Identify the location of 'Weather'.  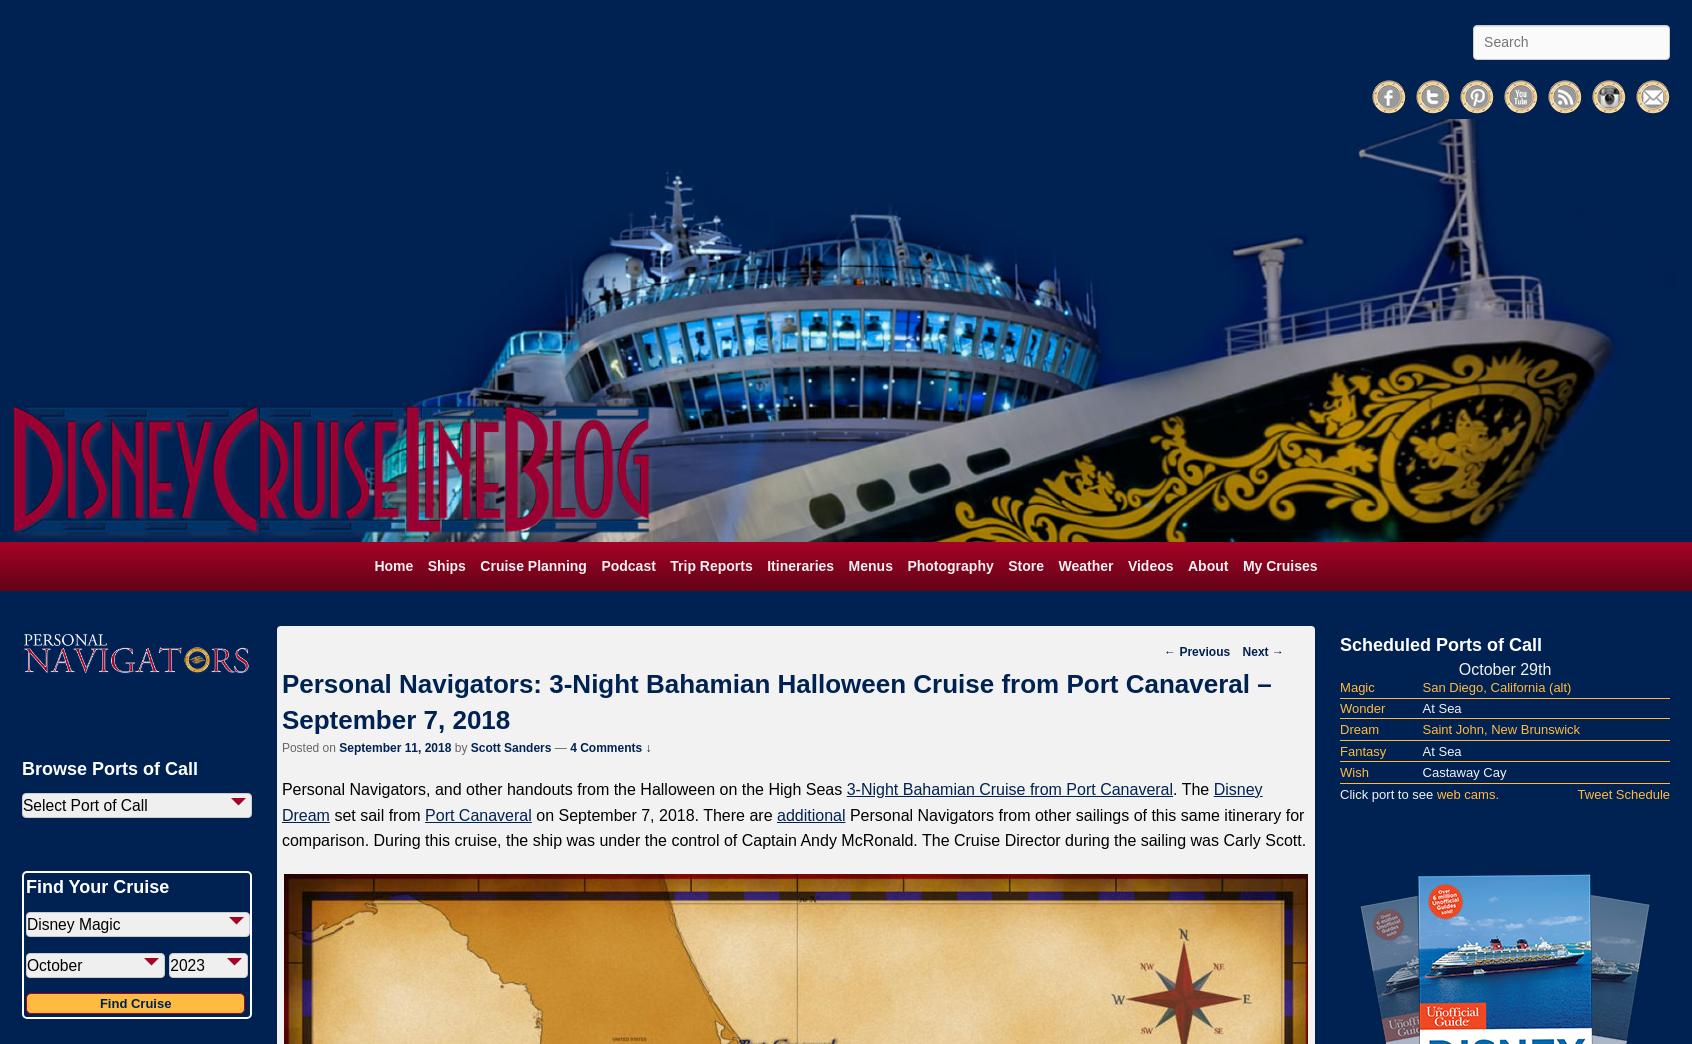
(1085, 564).